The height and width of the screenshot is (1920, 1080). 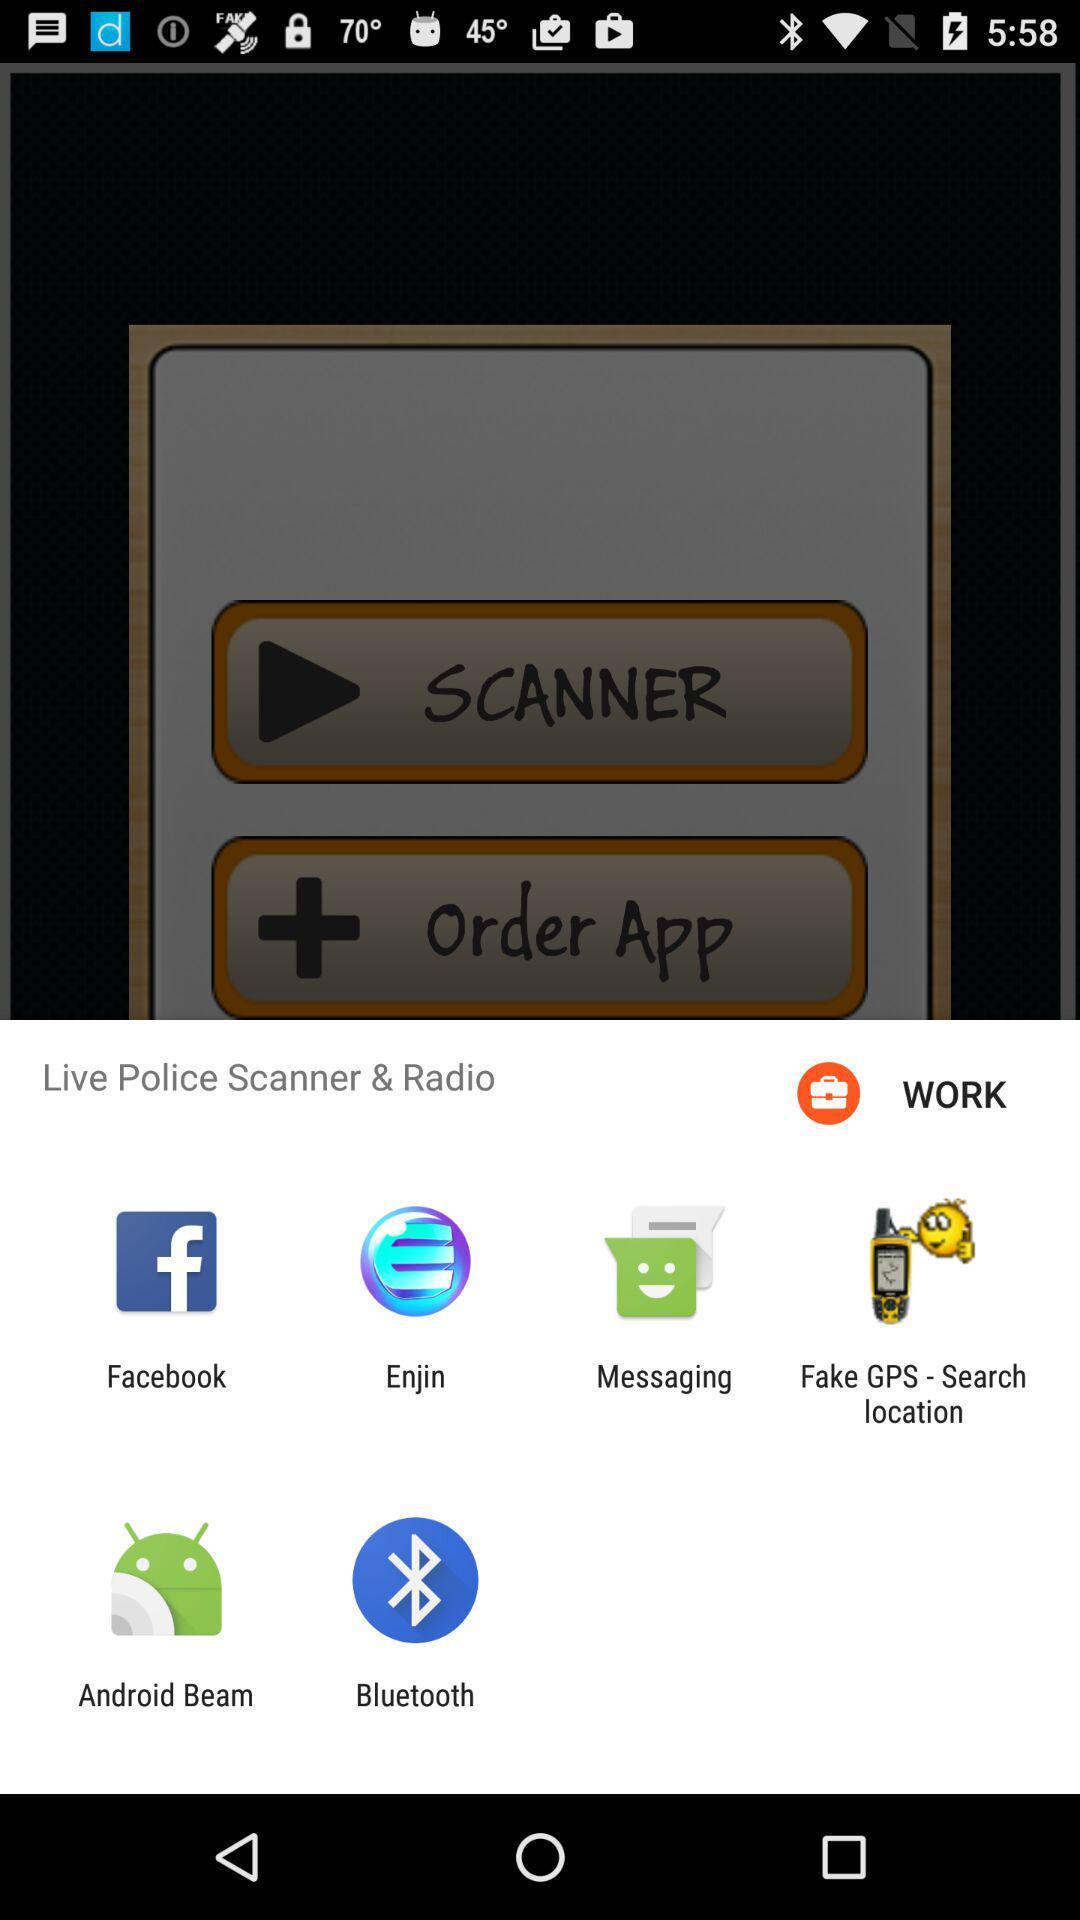 What do you see at coordinates (664, 1392) in the screenshot?
I see `messaging` at bounding box center [664, 1392].